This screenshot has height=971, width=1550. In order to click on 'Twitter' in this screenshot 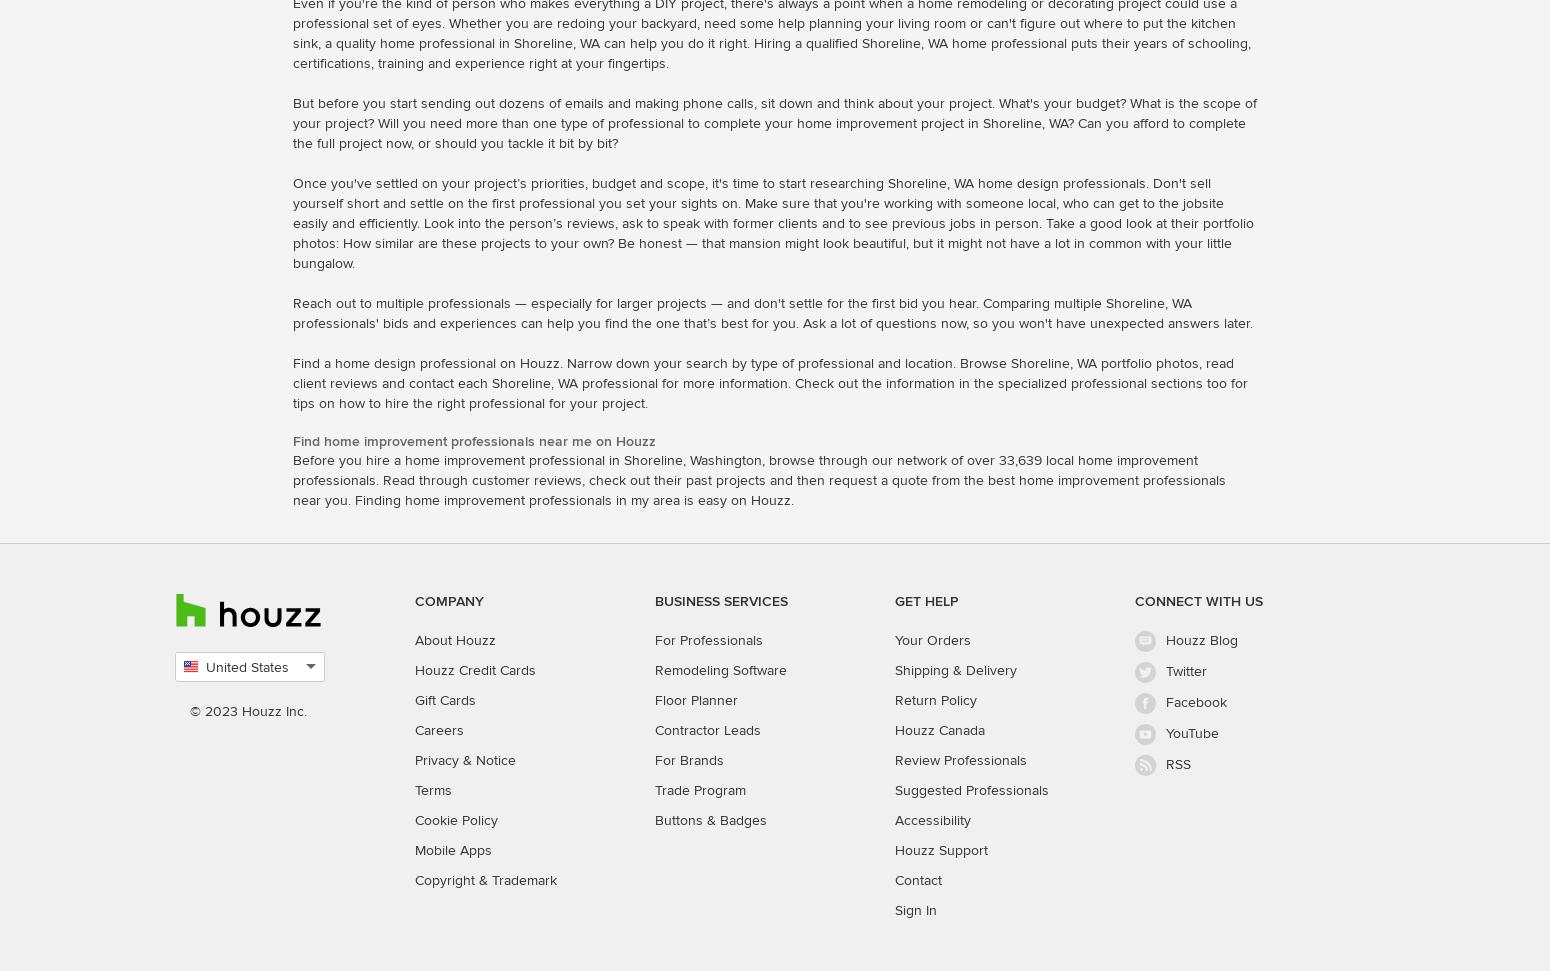, I will do `click(1186, 670)`.